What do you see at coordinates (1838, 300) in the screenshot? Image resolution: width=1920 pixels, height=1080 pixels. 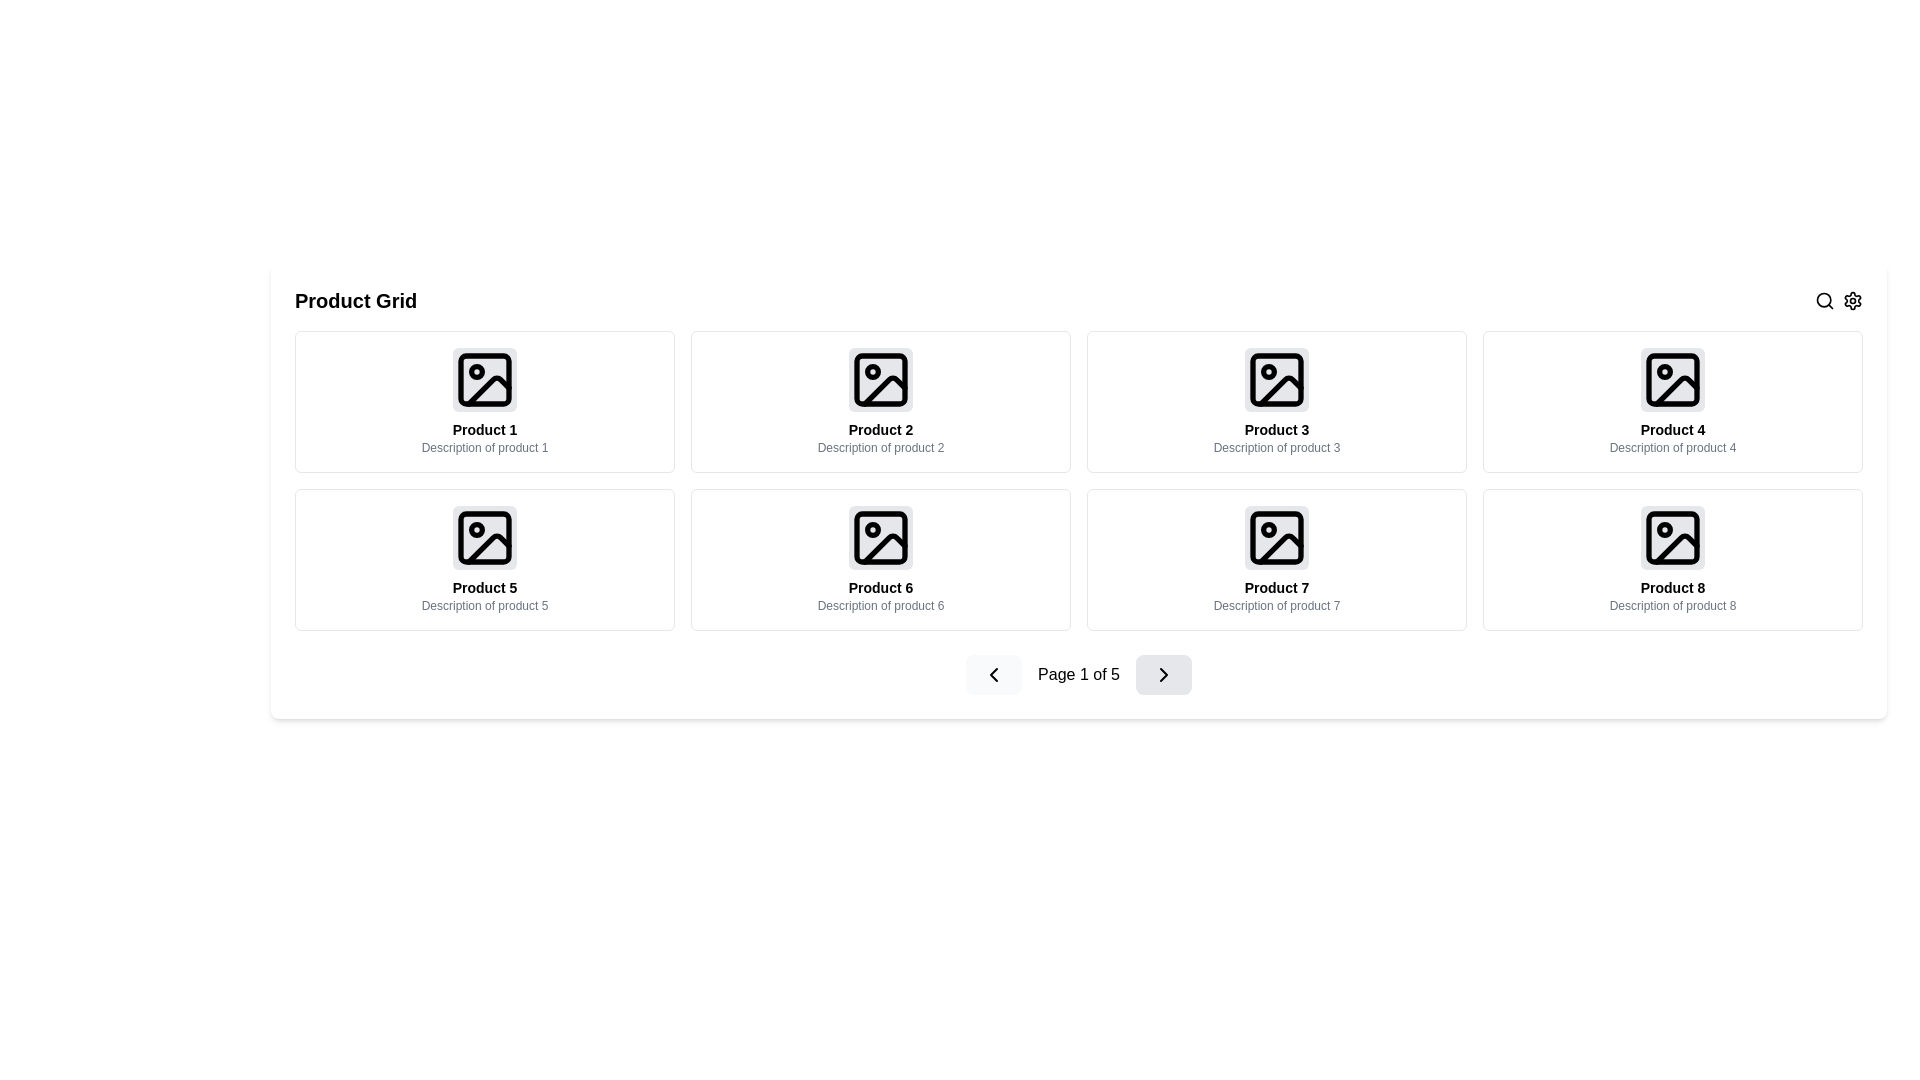 I see `the magnifying glass icon located at the far right end of the 'Product Grid' header bar to initiate a search` at bounding box center [1838, 300].